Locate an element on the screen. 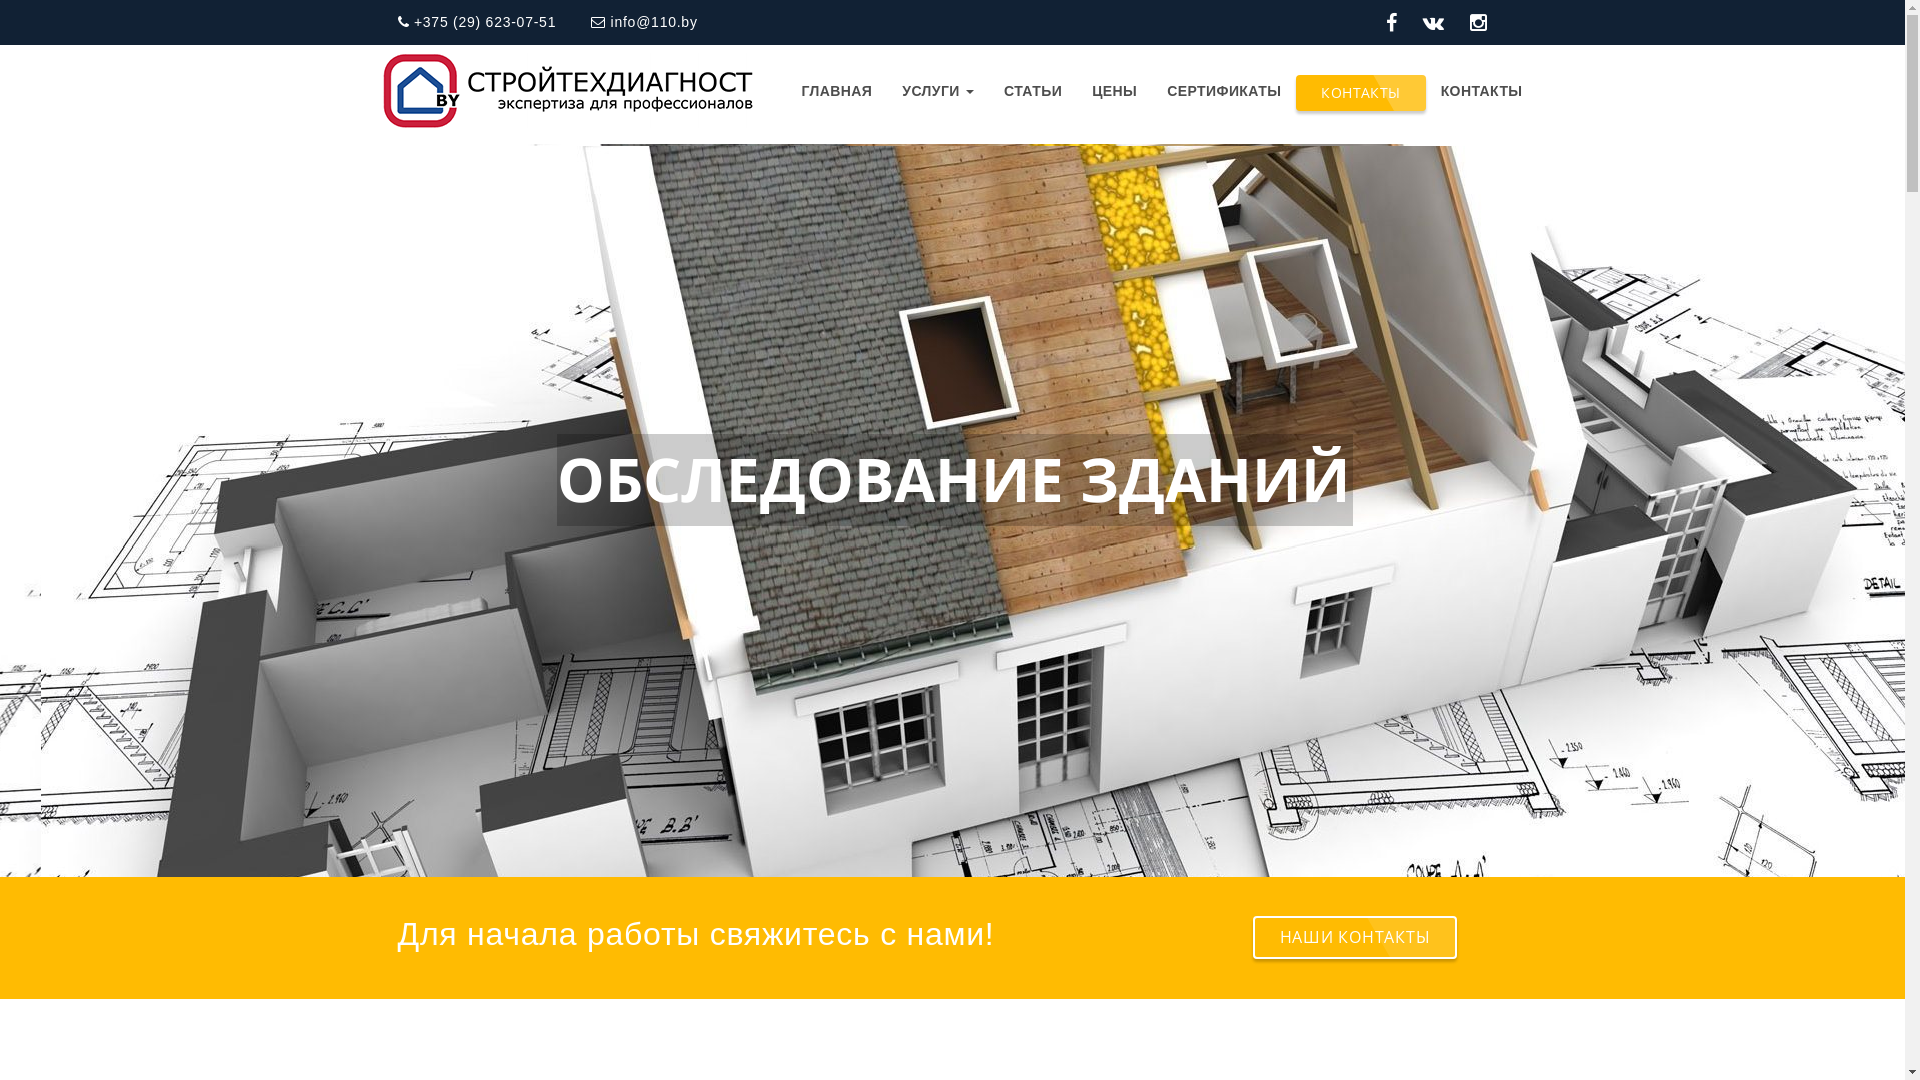 The image size is (1920, 1080). '+375 (29) 623-07-51' is located at coordinates (398, 22).